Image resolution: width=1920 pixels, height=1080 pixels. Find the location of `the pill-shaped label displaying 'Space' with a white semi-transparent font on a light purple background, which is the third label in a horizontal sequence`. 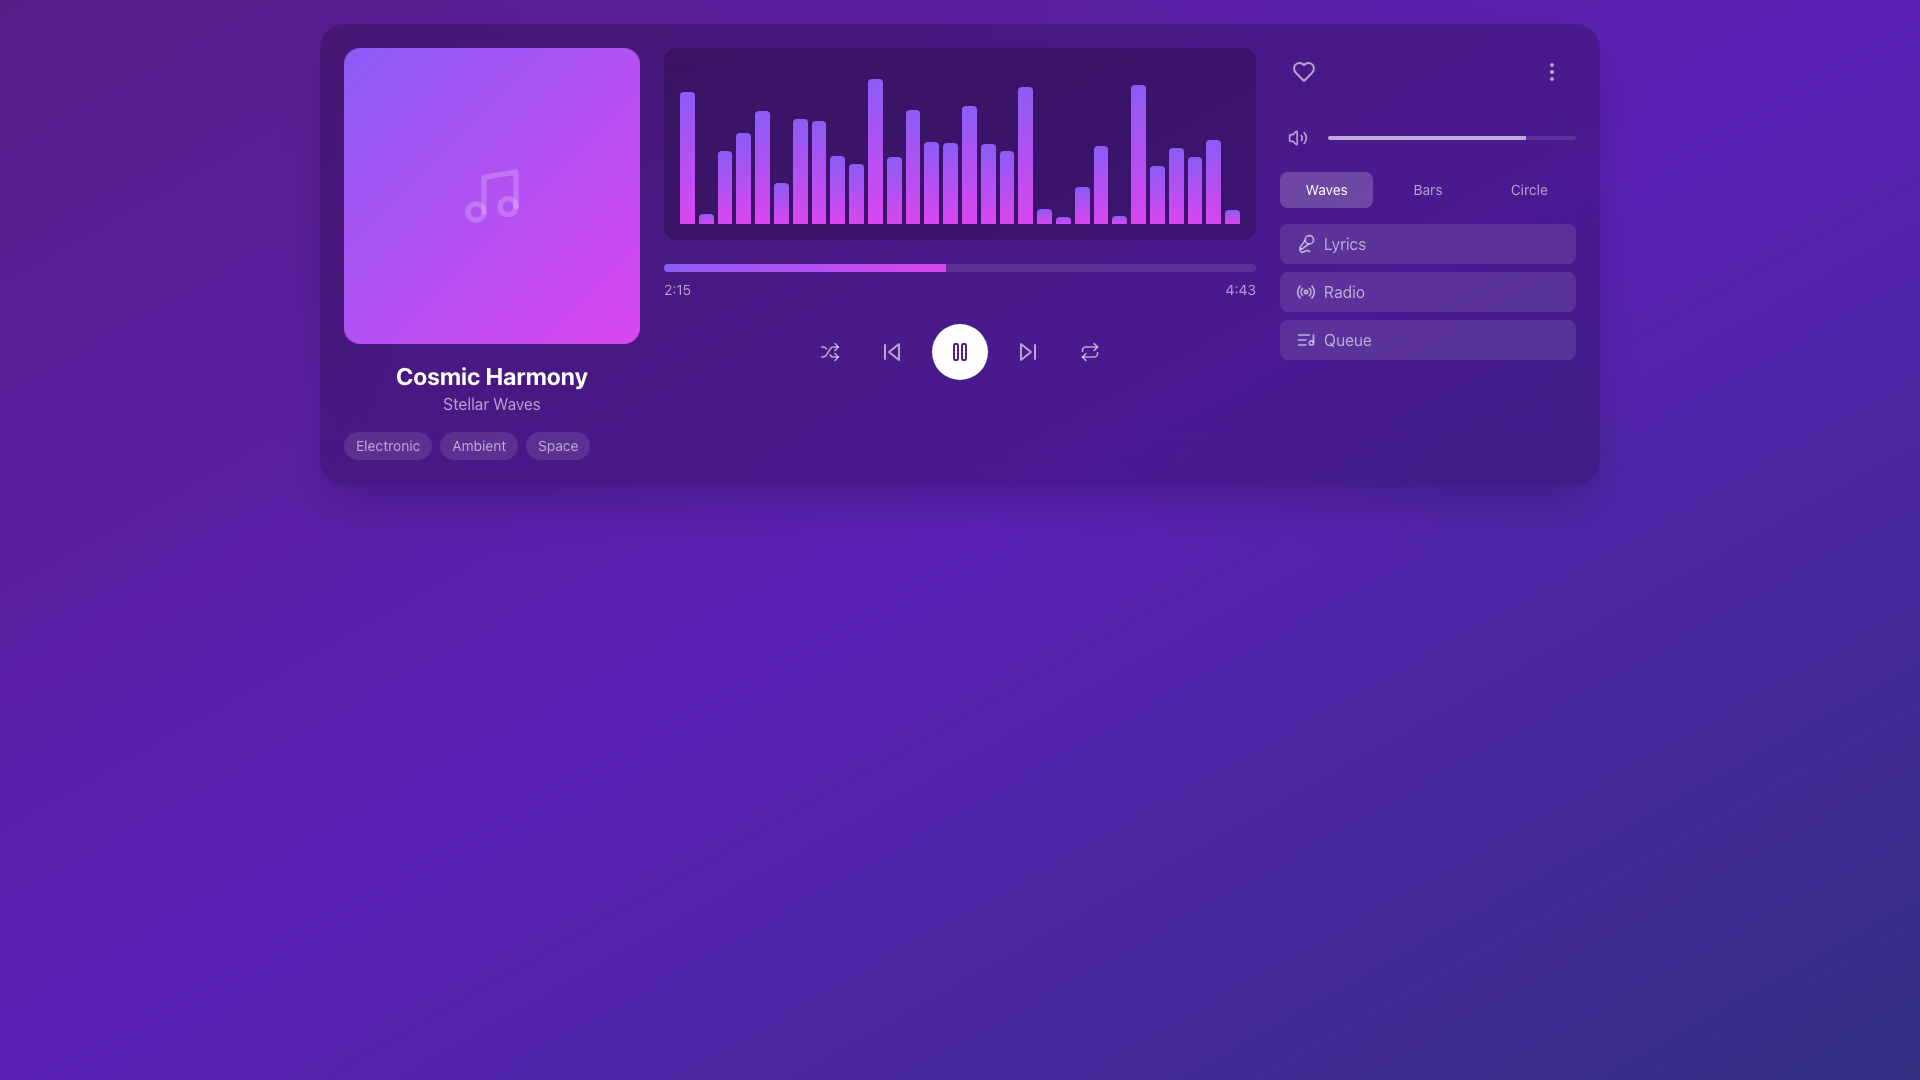

the pill-shaped label displaying 'Space' with a white semi-transparent font on a light purple background, which is the third label in a horizontal sequence is located at coordinates (558, 445).